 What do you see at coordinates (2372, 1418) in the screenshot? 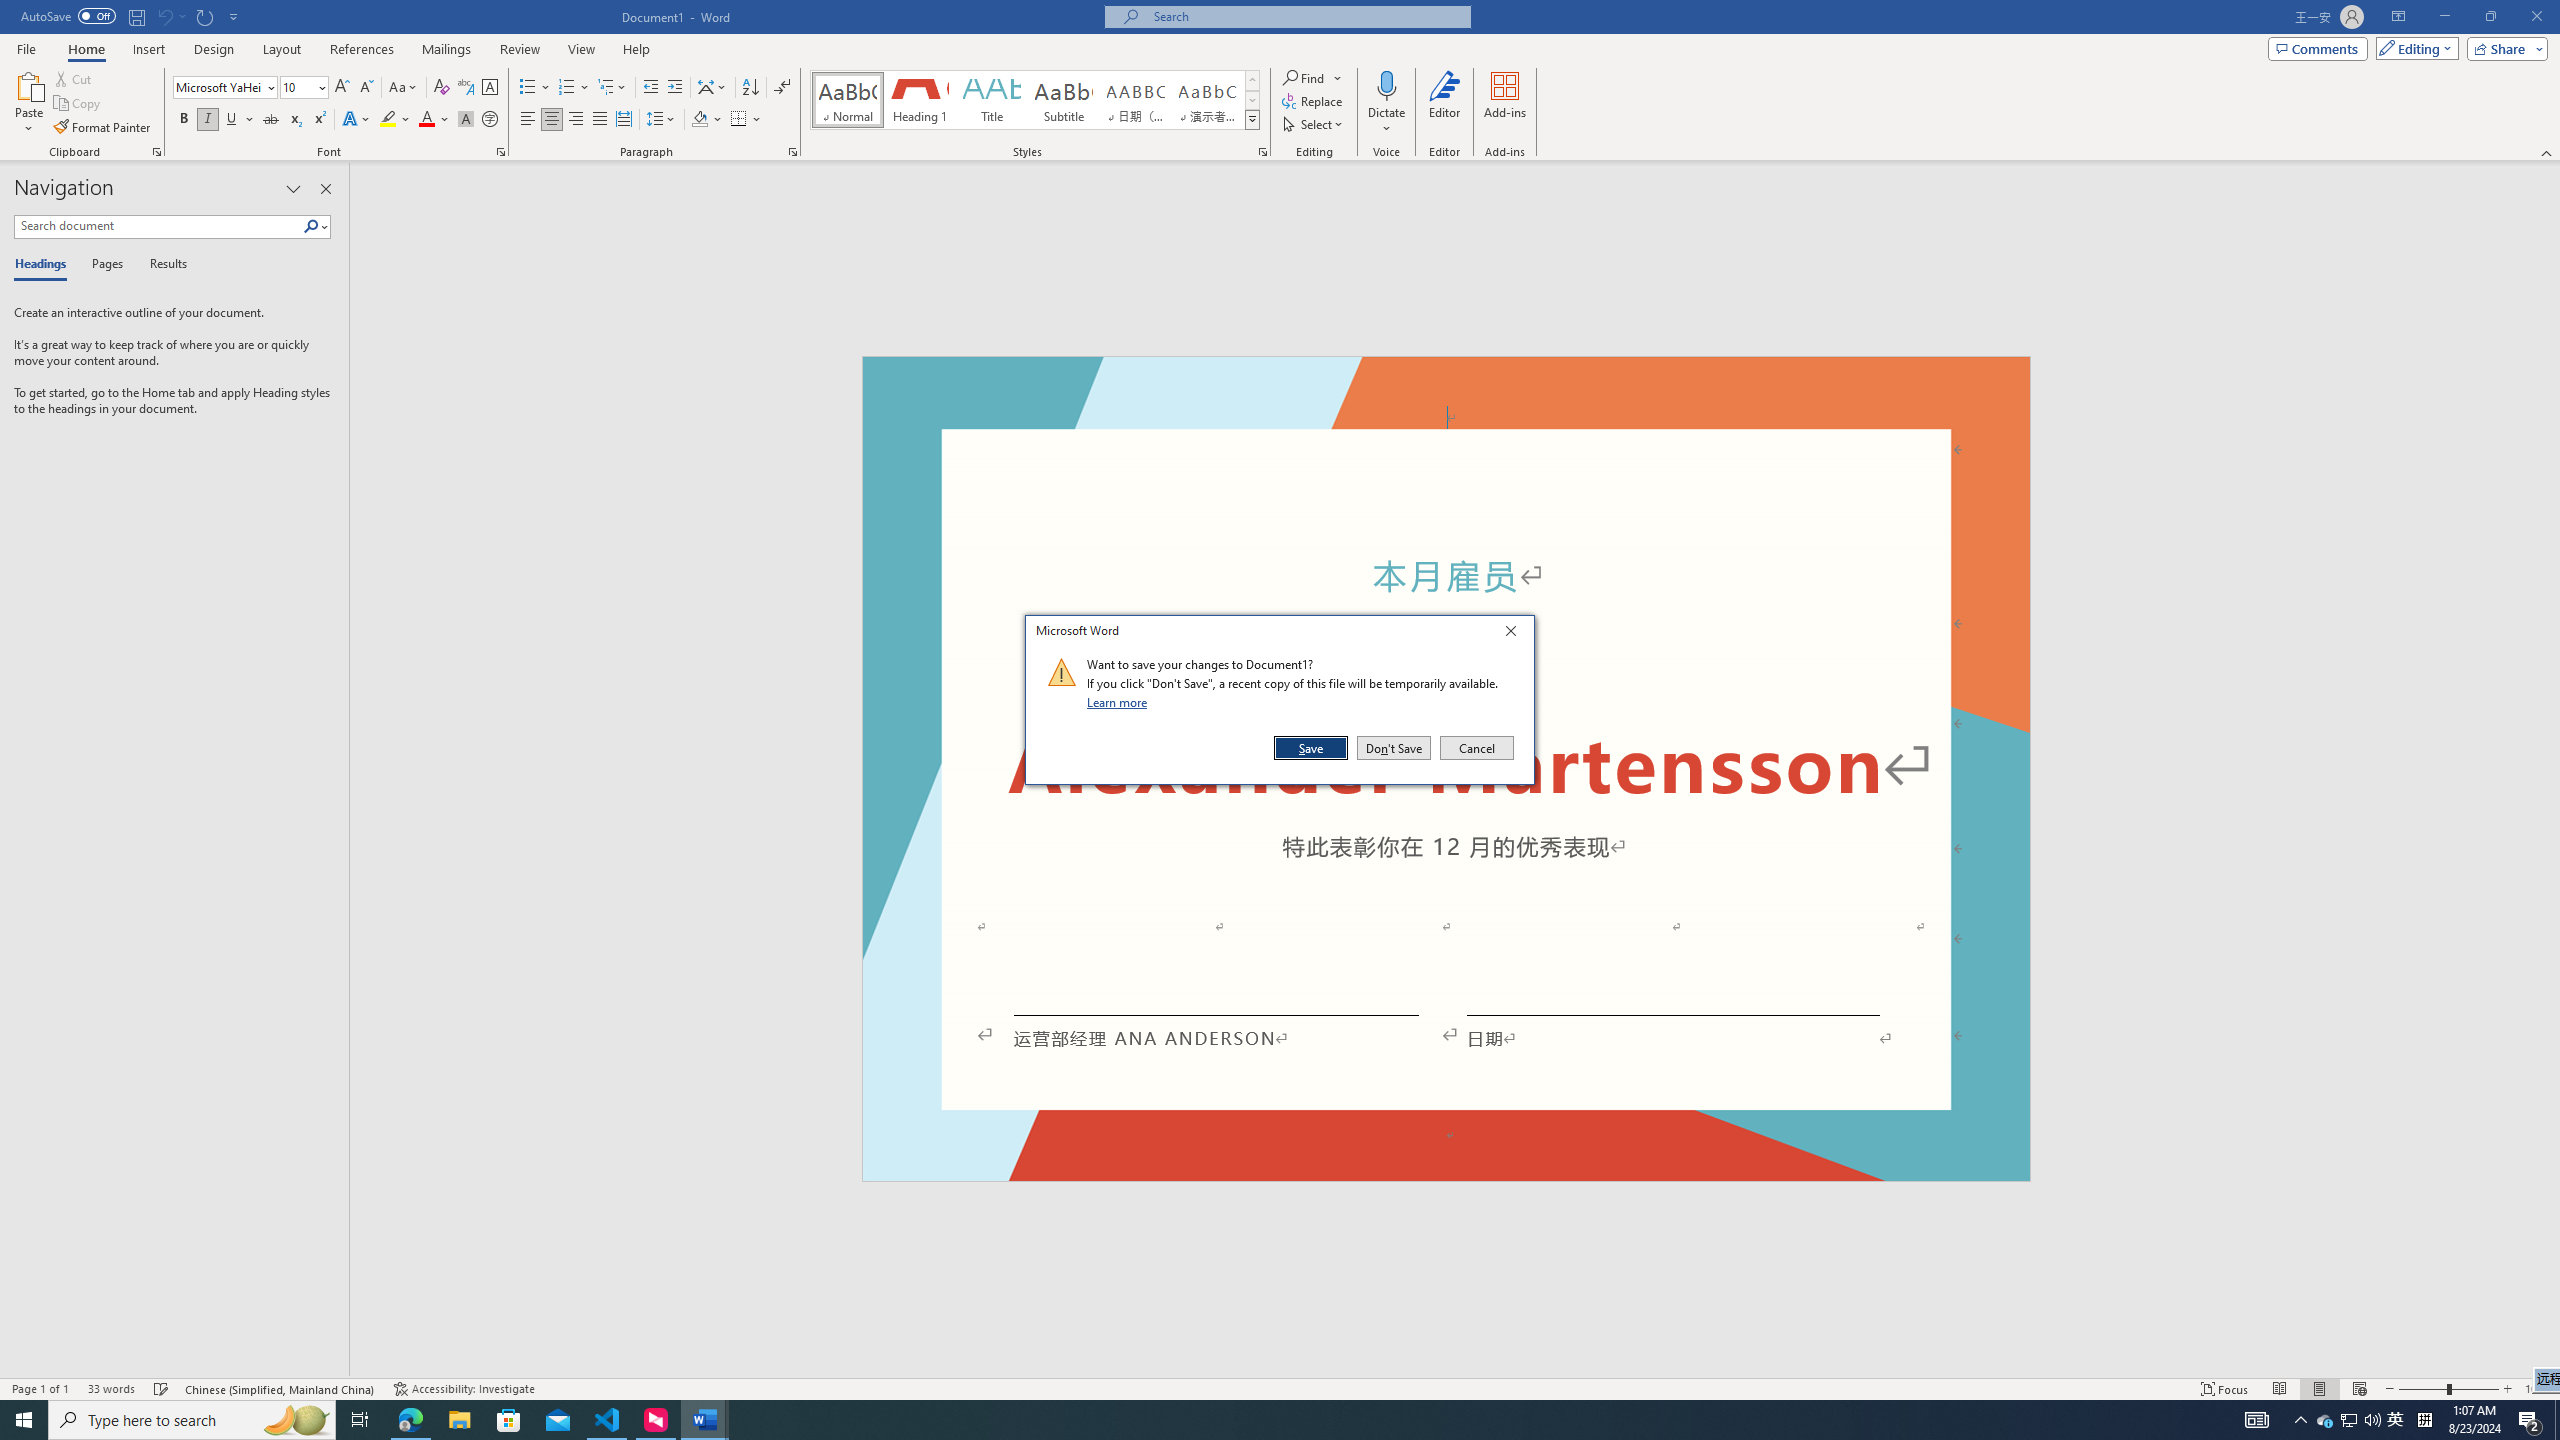
I see `'Q2790: 100%'` at bounding box center [2372, 1418].